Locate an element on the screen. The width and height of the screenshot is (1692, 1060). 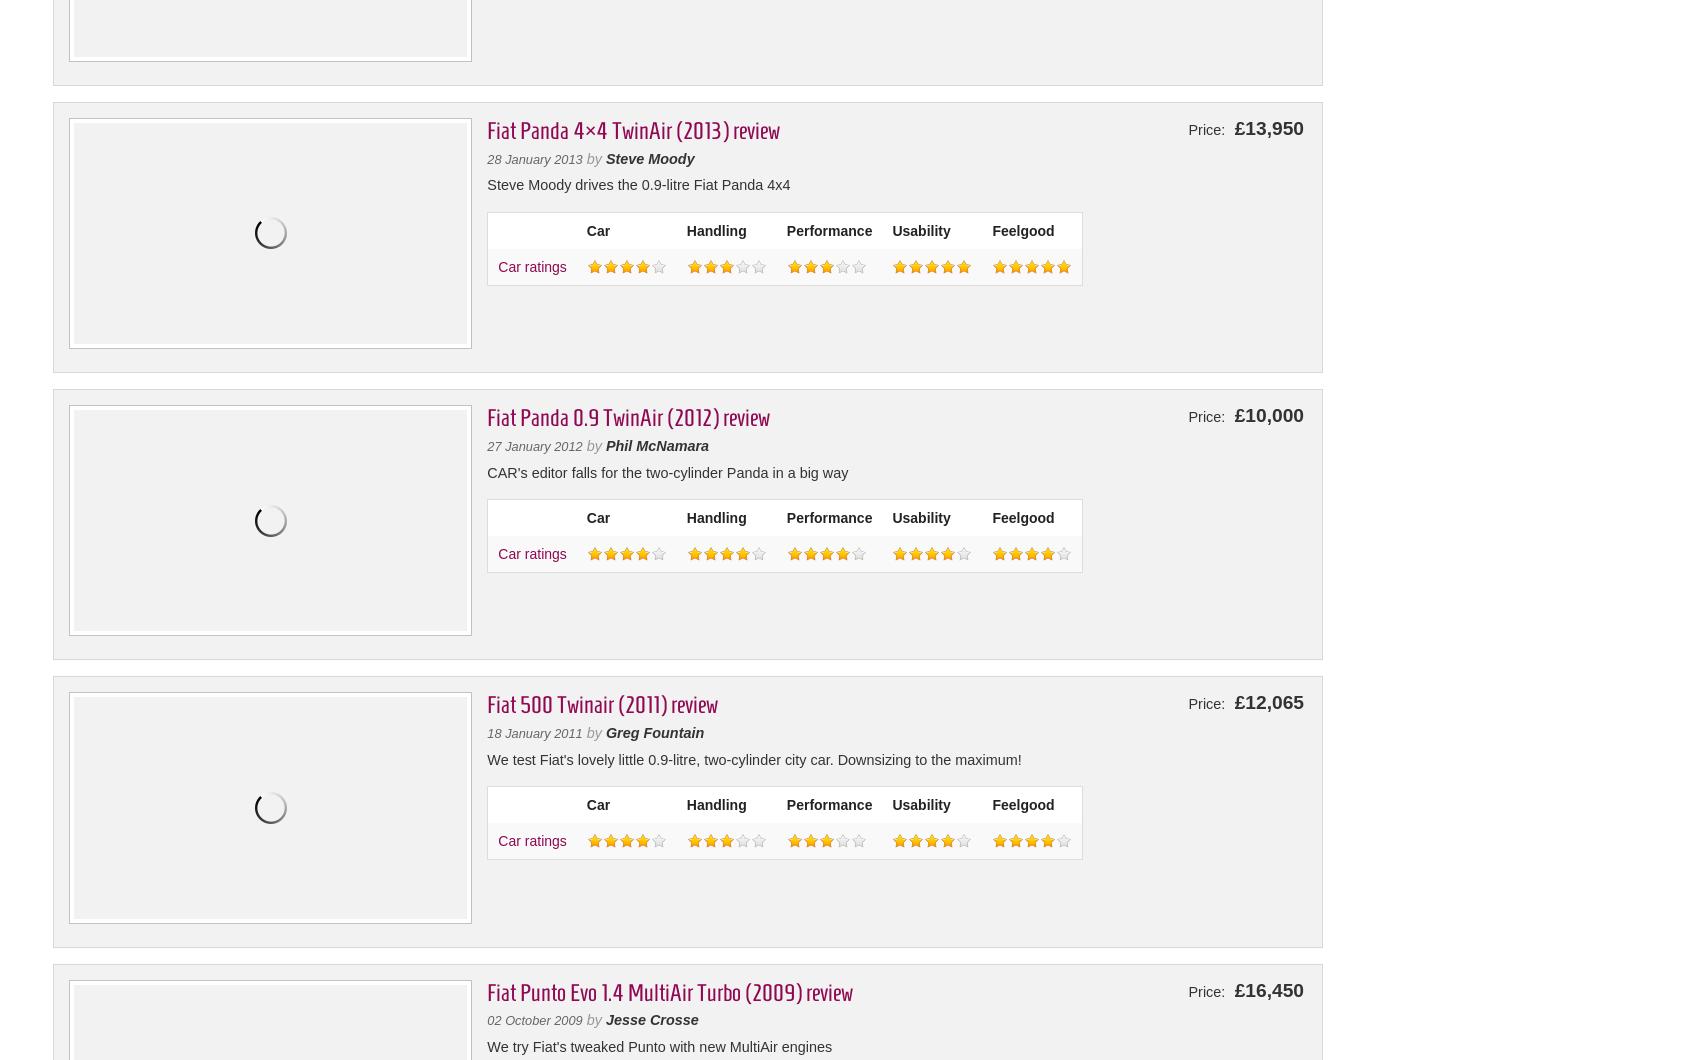
'Fiat Punto Evo 1.4 MultiAir Turbo (2009) review' is located at coordinates (485, 990).